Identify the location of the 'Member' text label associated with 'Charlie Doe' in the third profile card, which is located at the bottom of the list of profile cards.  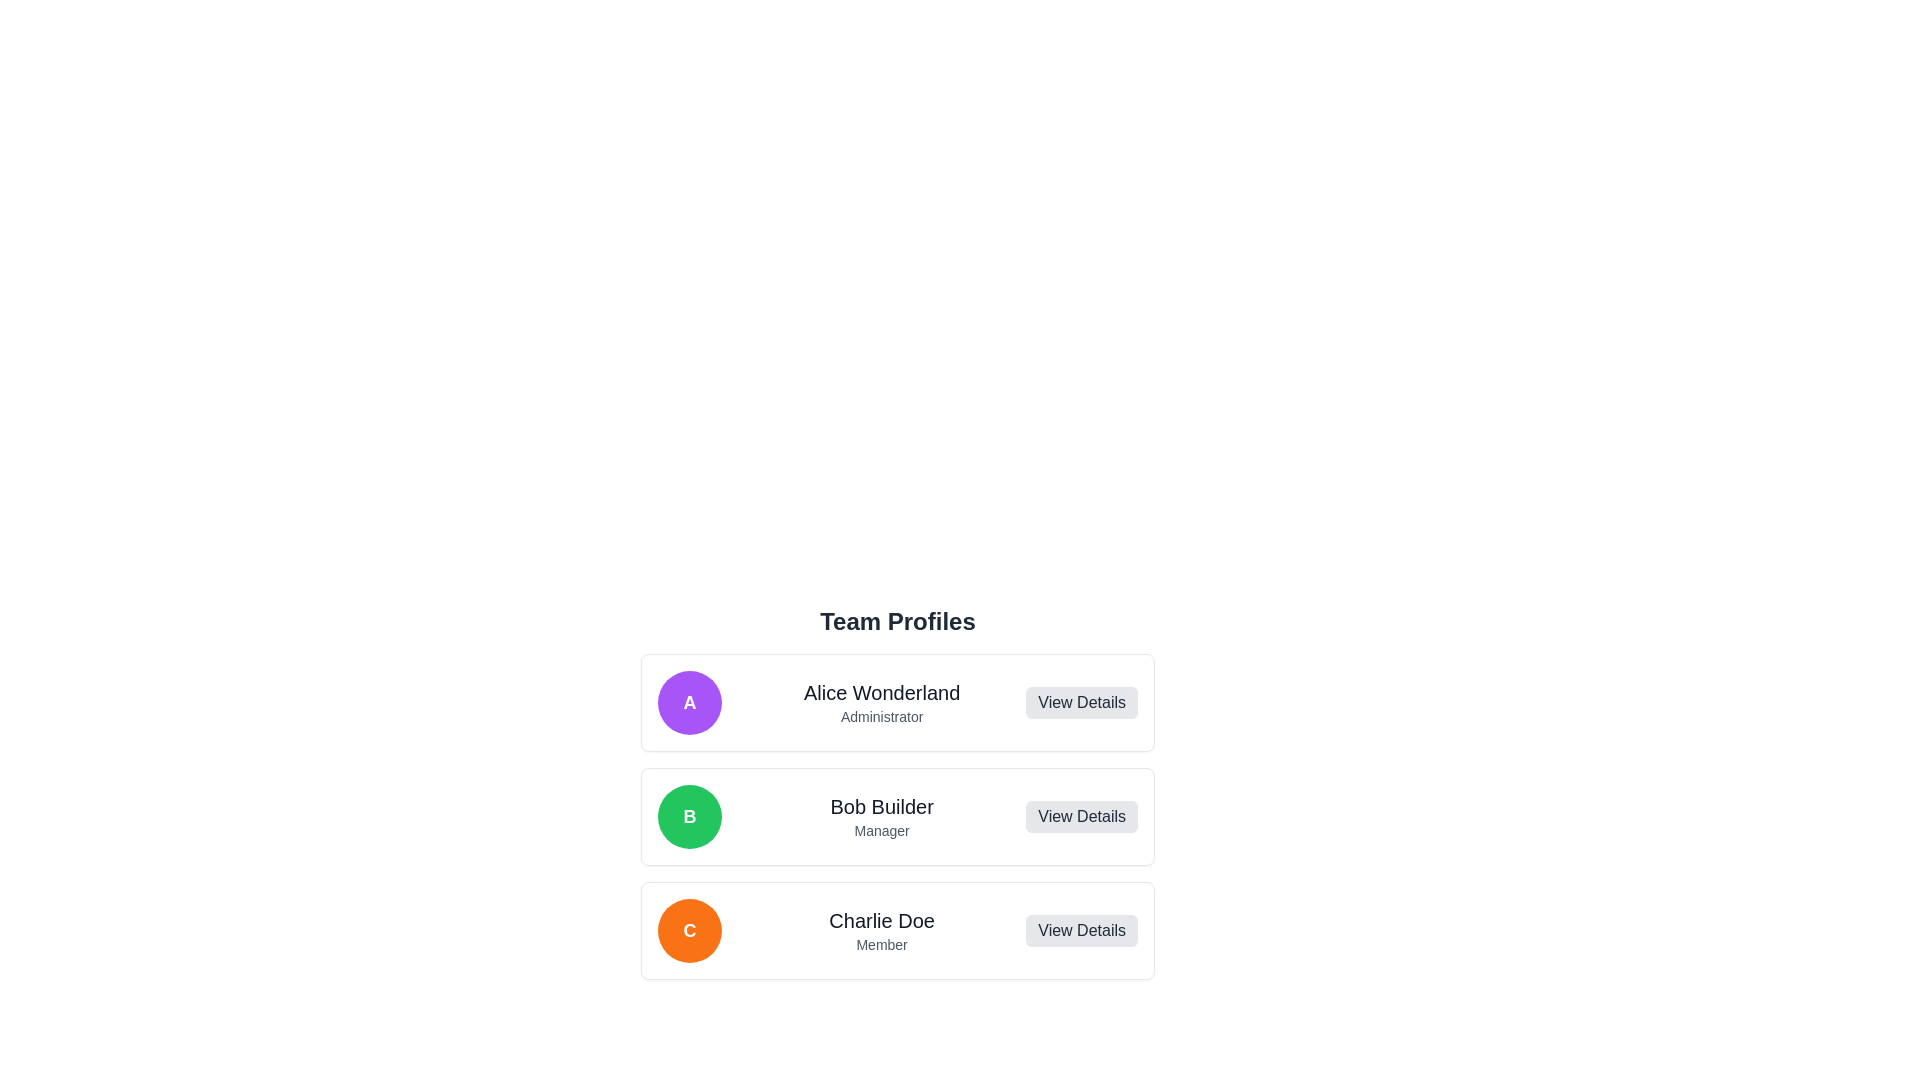
(881, 945).